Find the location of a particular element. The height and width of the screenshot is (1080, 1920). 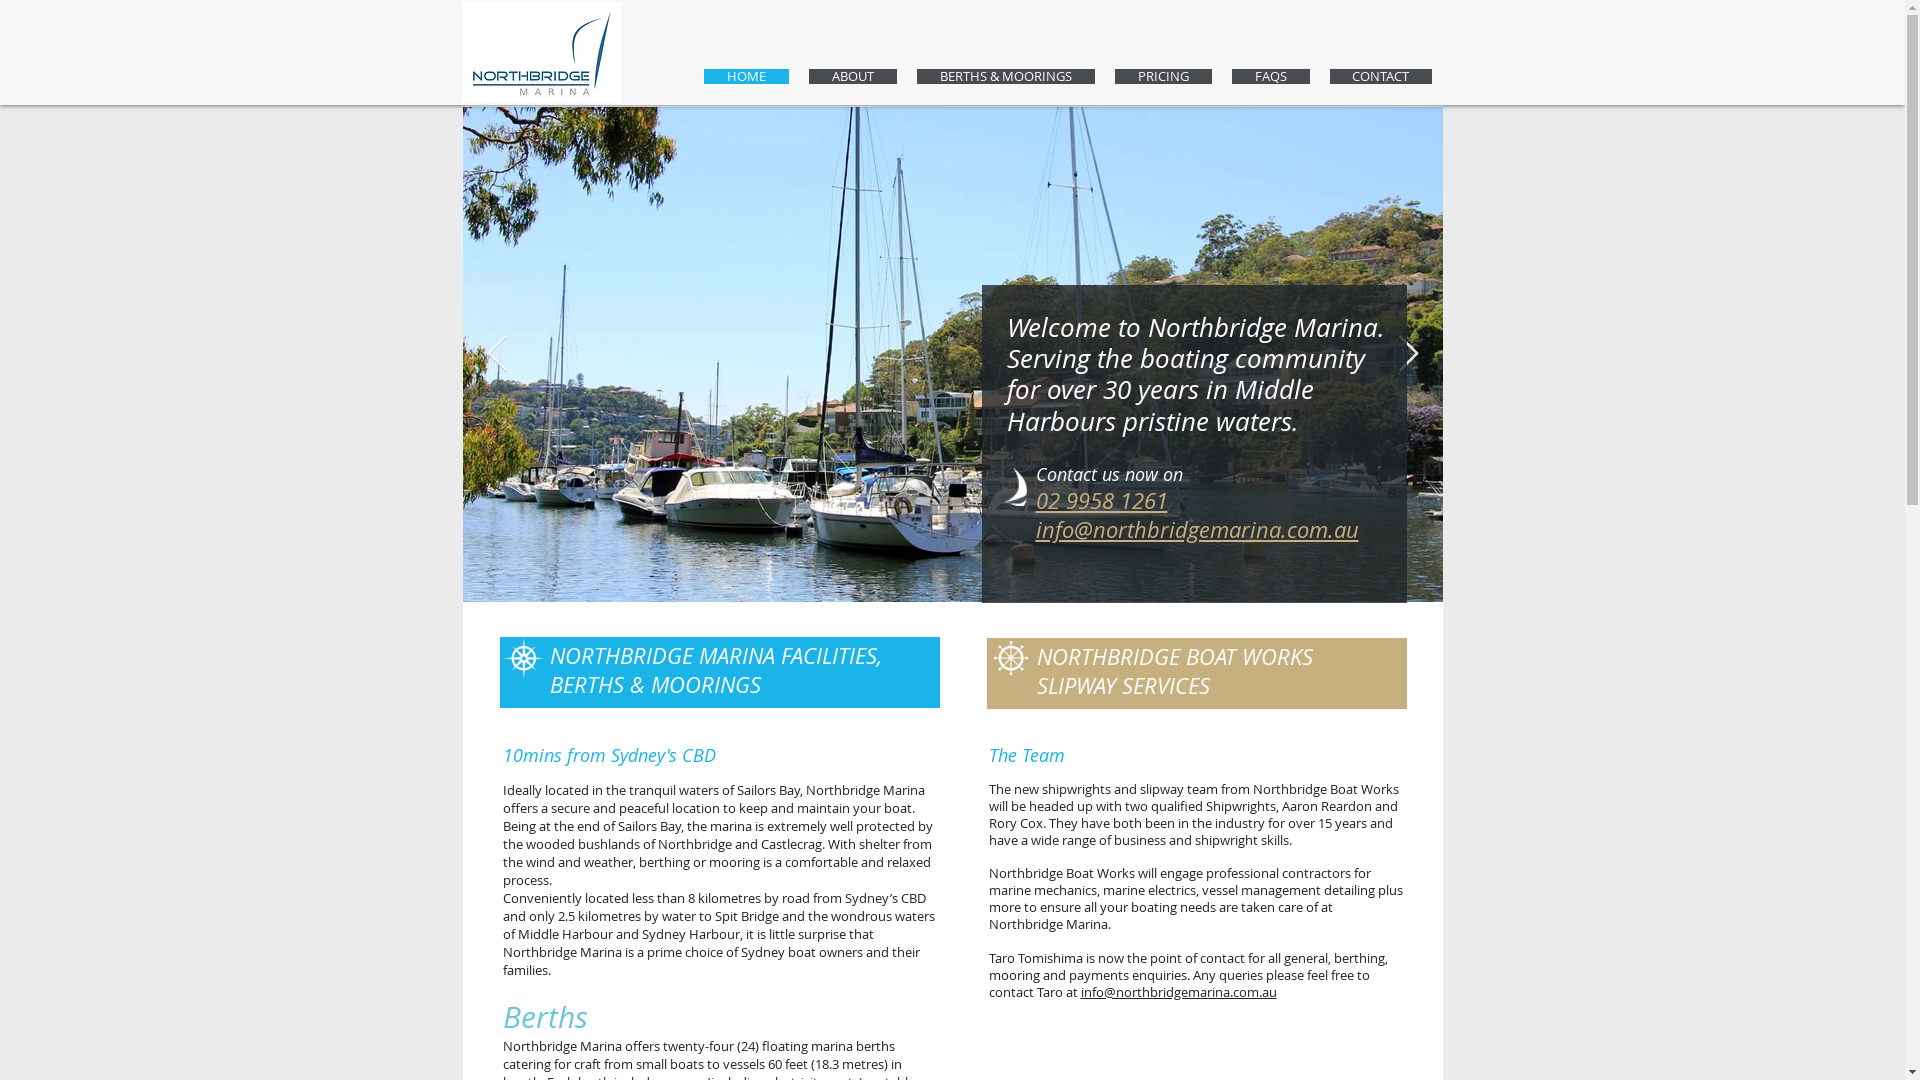

'02 9958 1261' is located at coordinates (1101, 499).